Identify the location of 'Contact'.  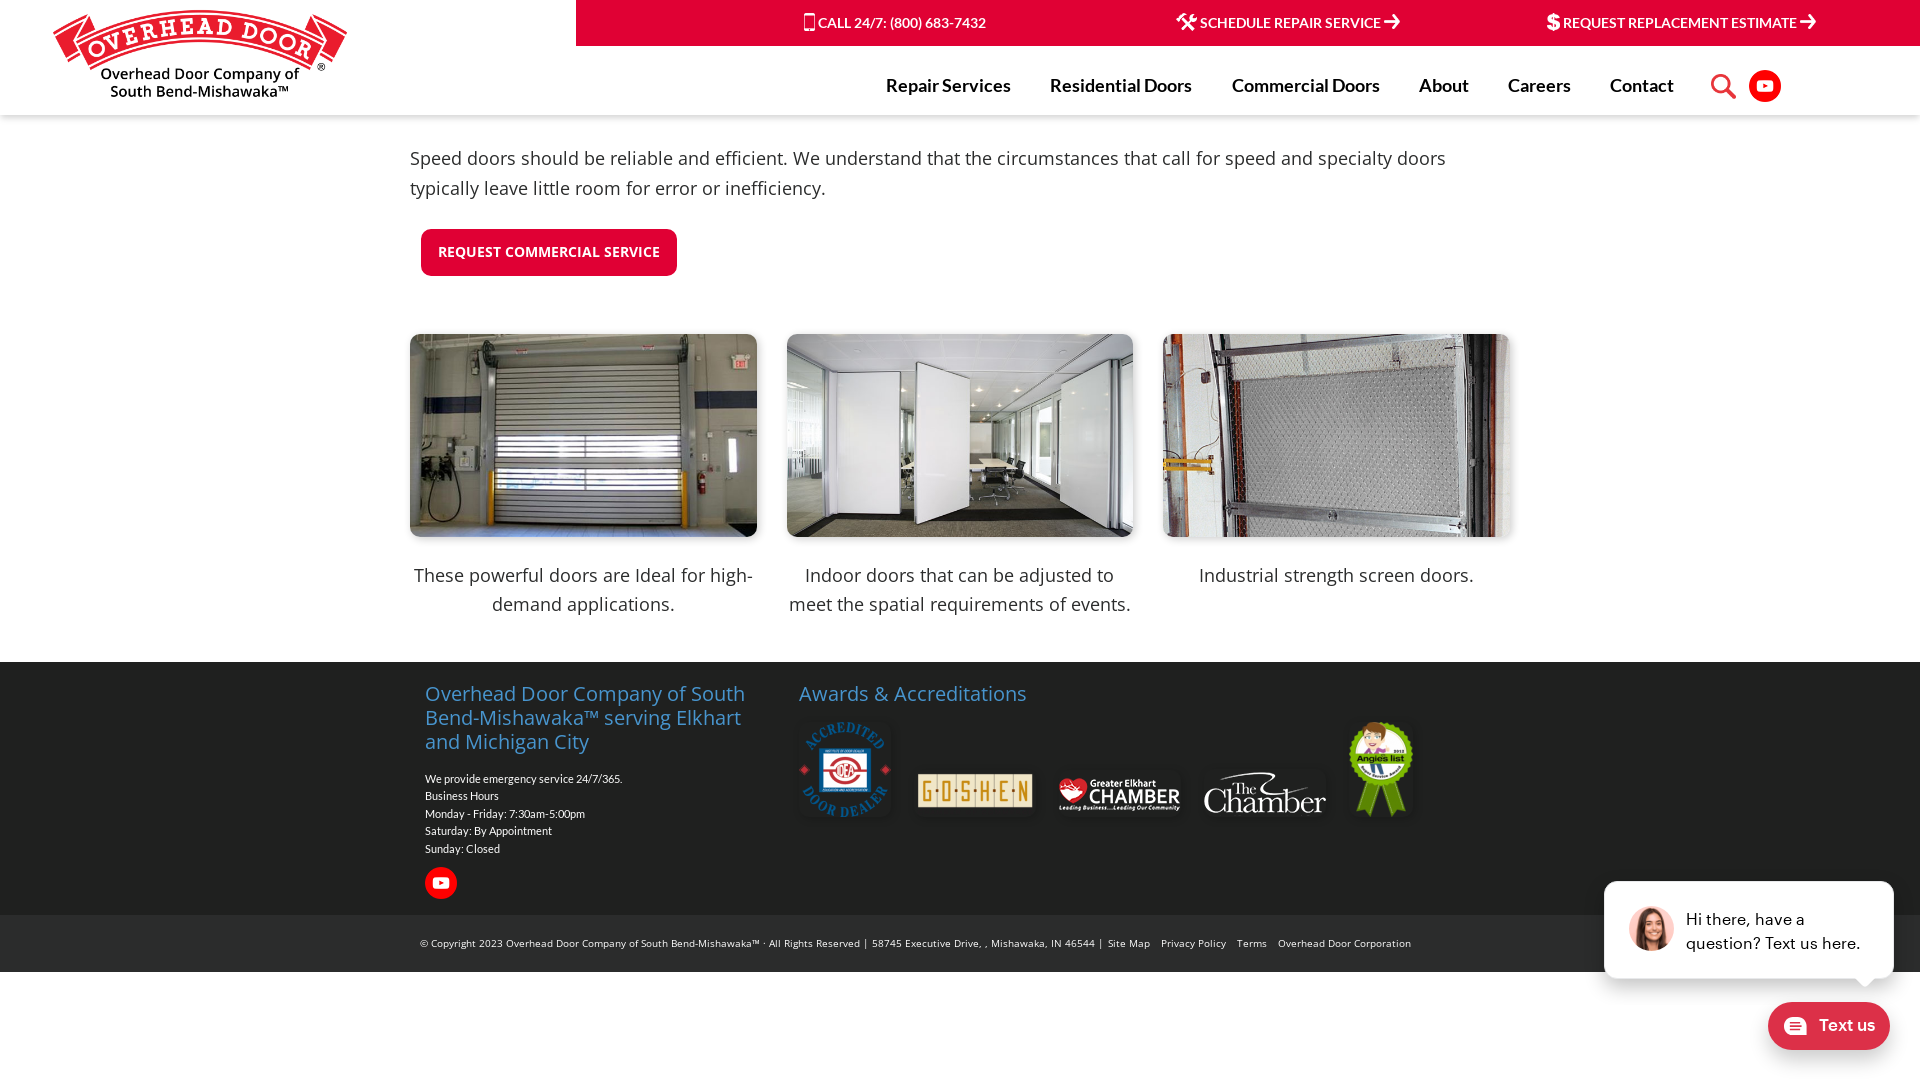
(1641, 83).